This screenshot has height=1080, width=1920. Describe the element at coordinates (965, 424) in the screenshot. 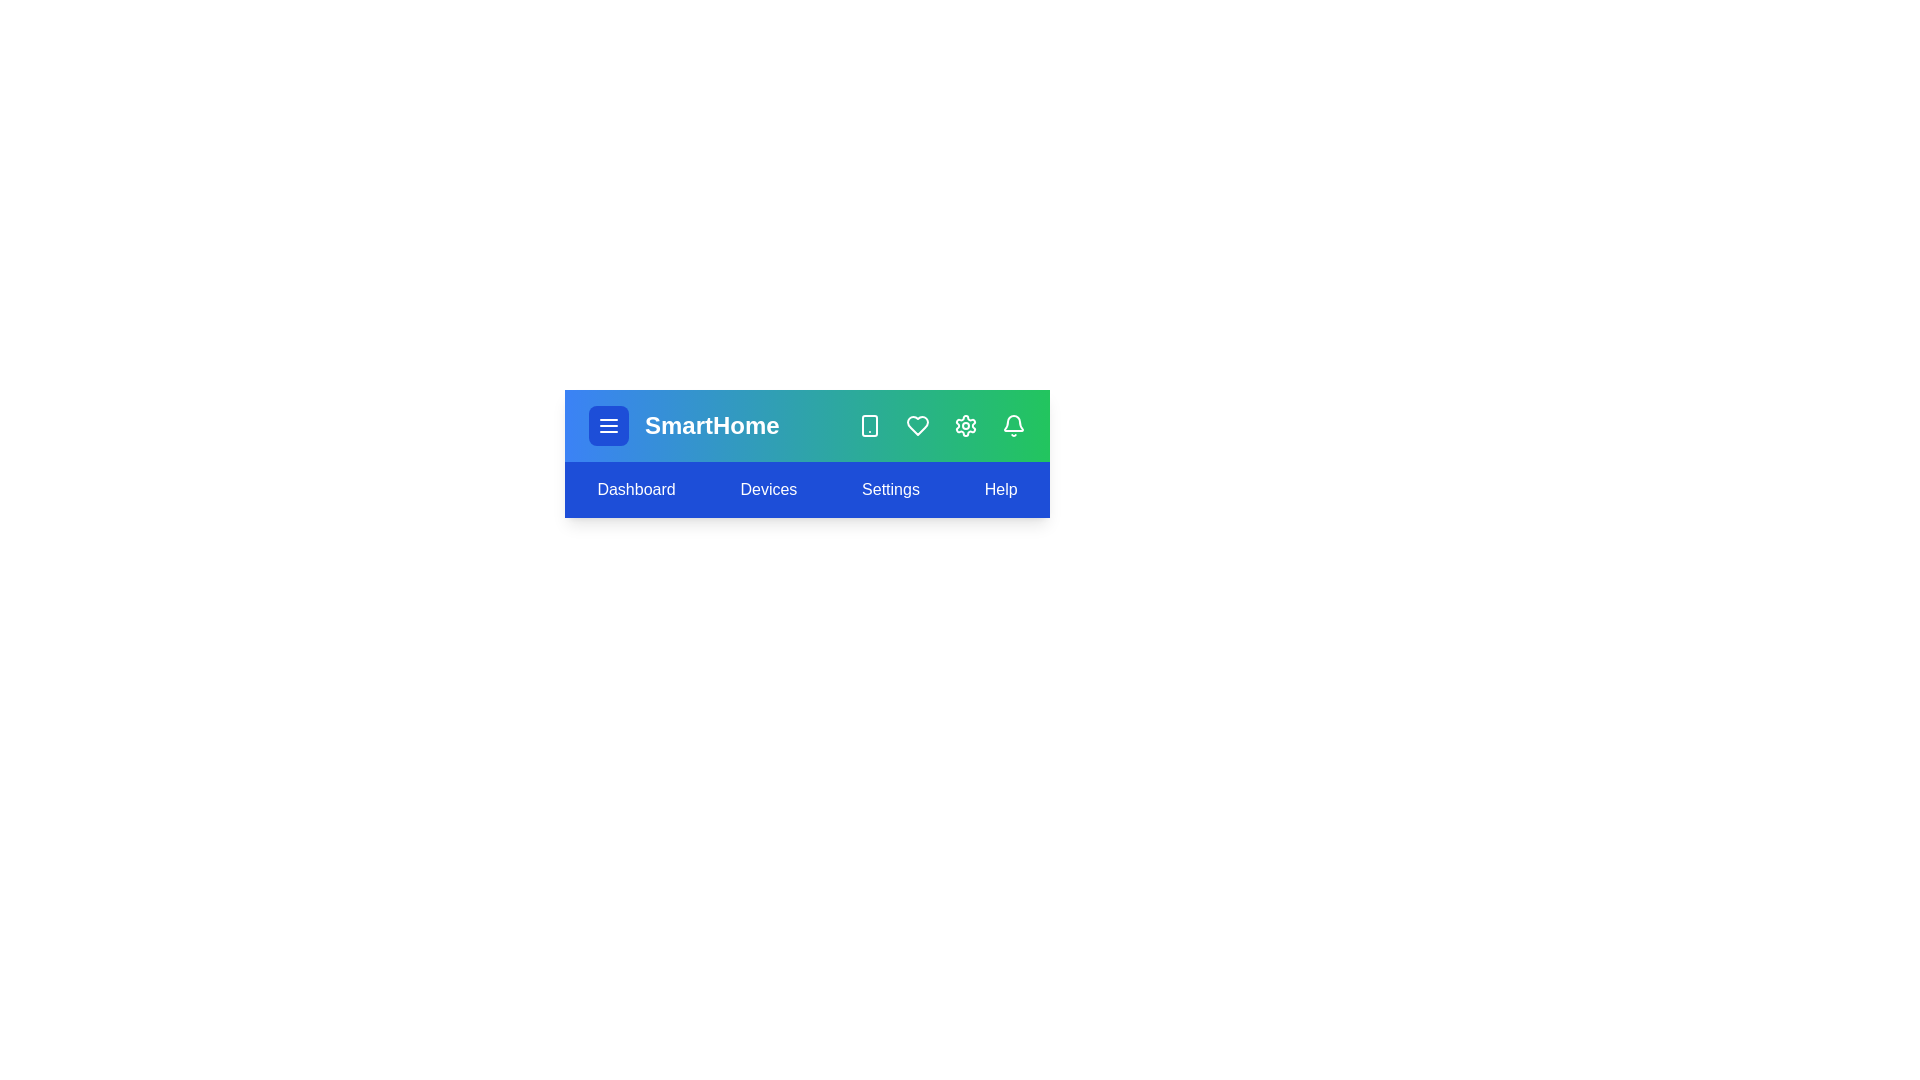

I see `the 'Settings' icon in the SmartHomeAppBar` at that location.